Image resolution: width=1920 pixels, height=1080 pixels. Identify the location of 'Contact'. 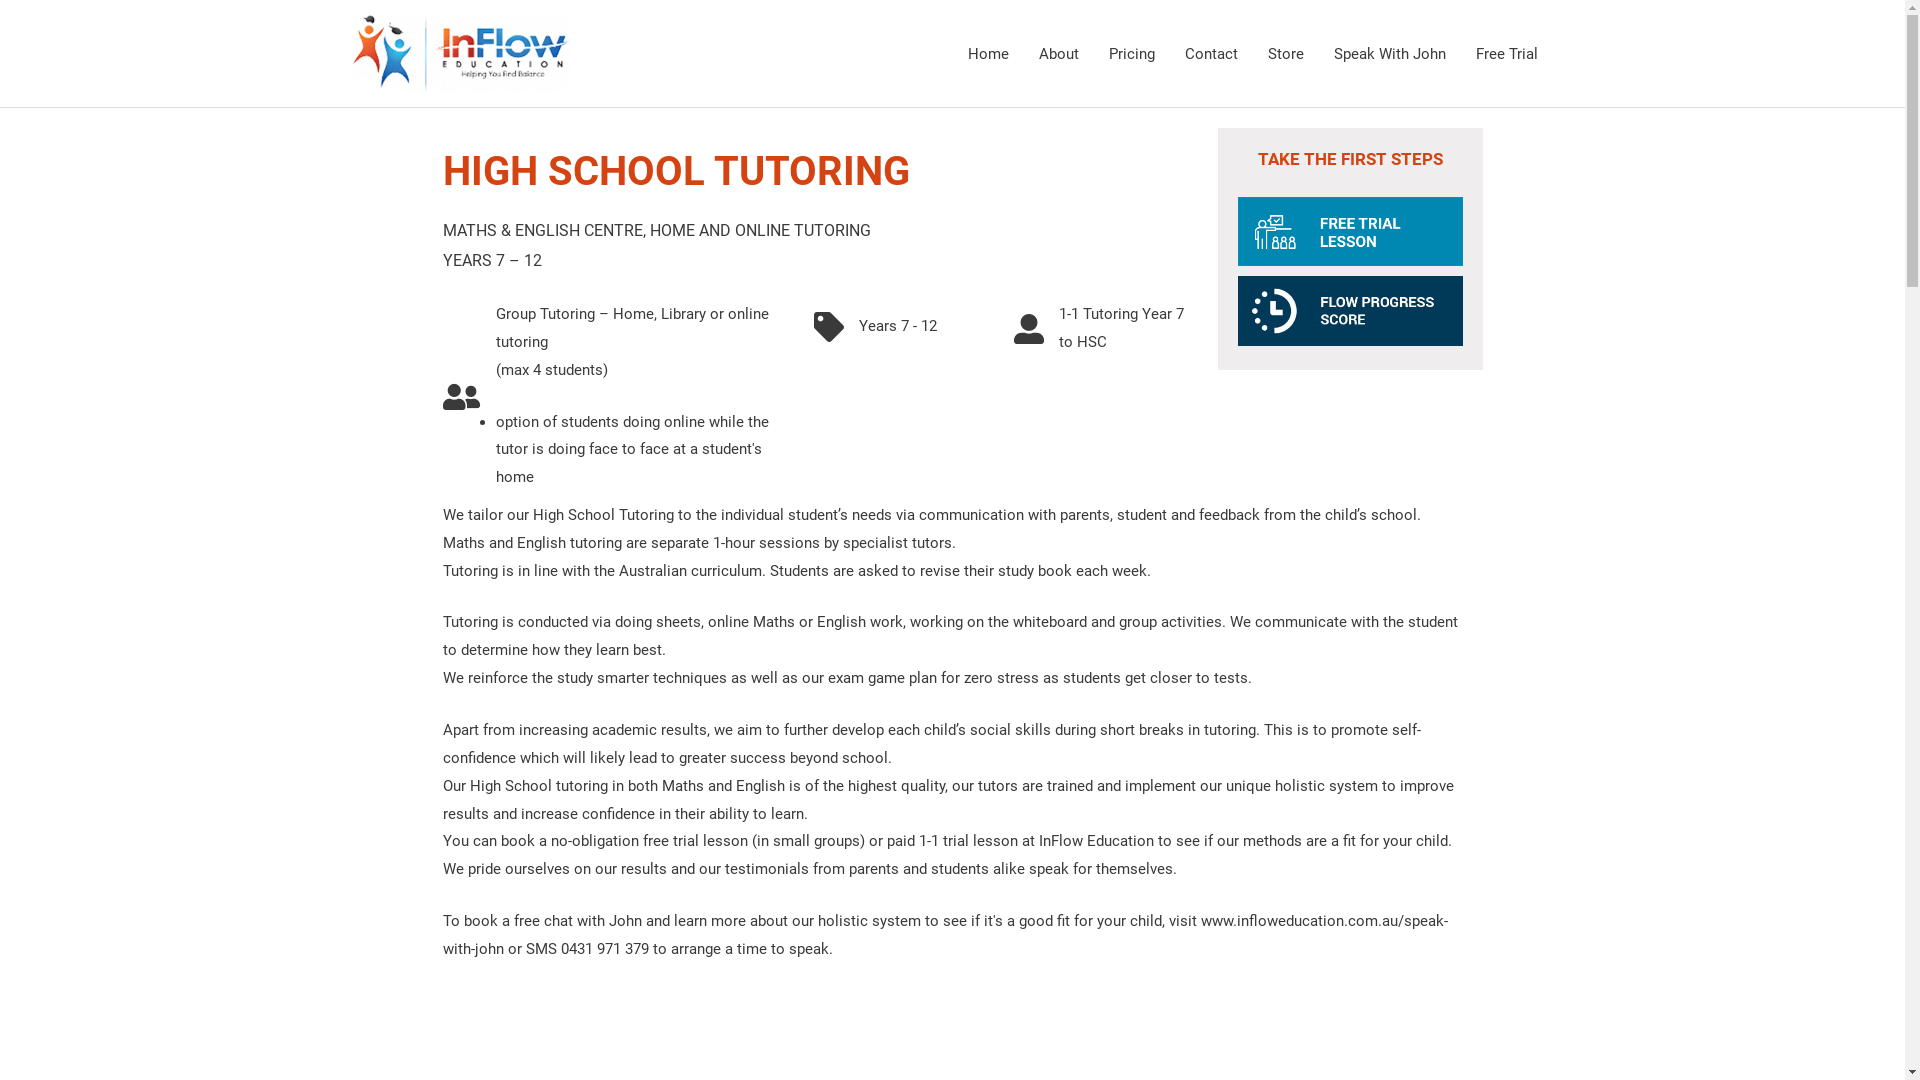
(1210, 52).